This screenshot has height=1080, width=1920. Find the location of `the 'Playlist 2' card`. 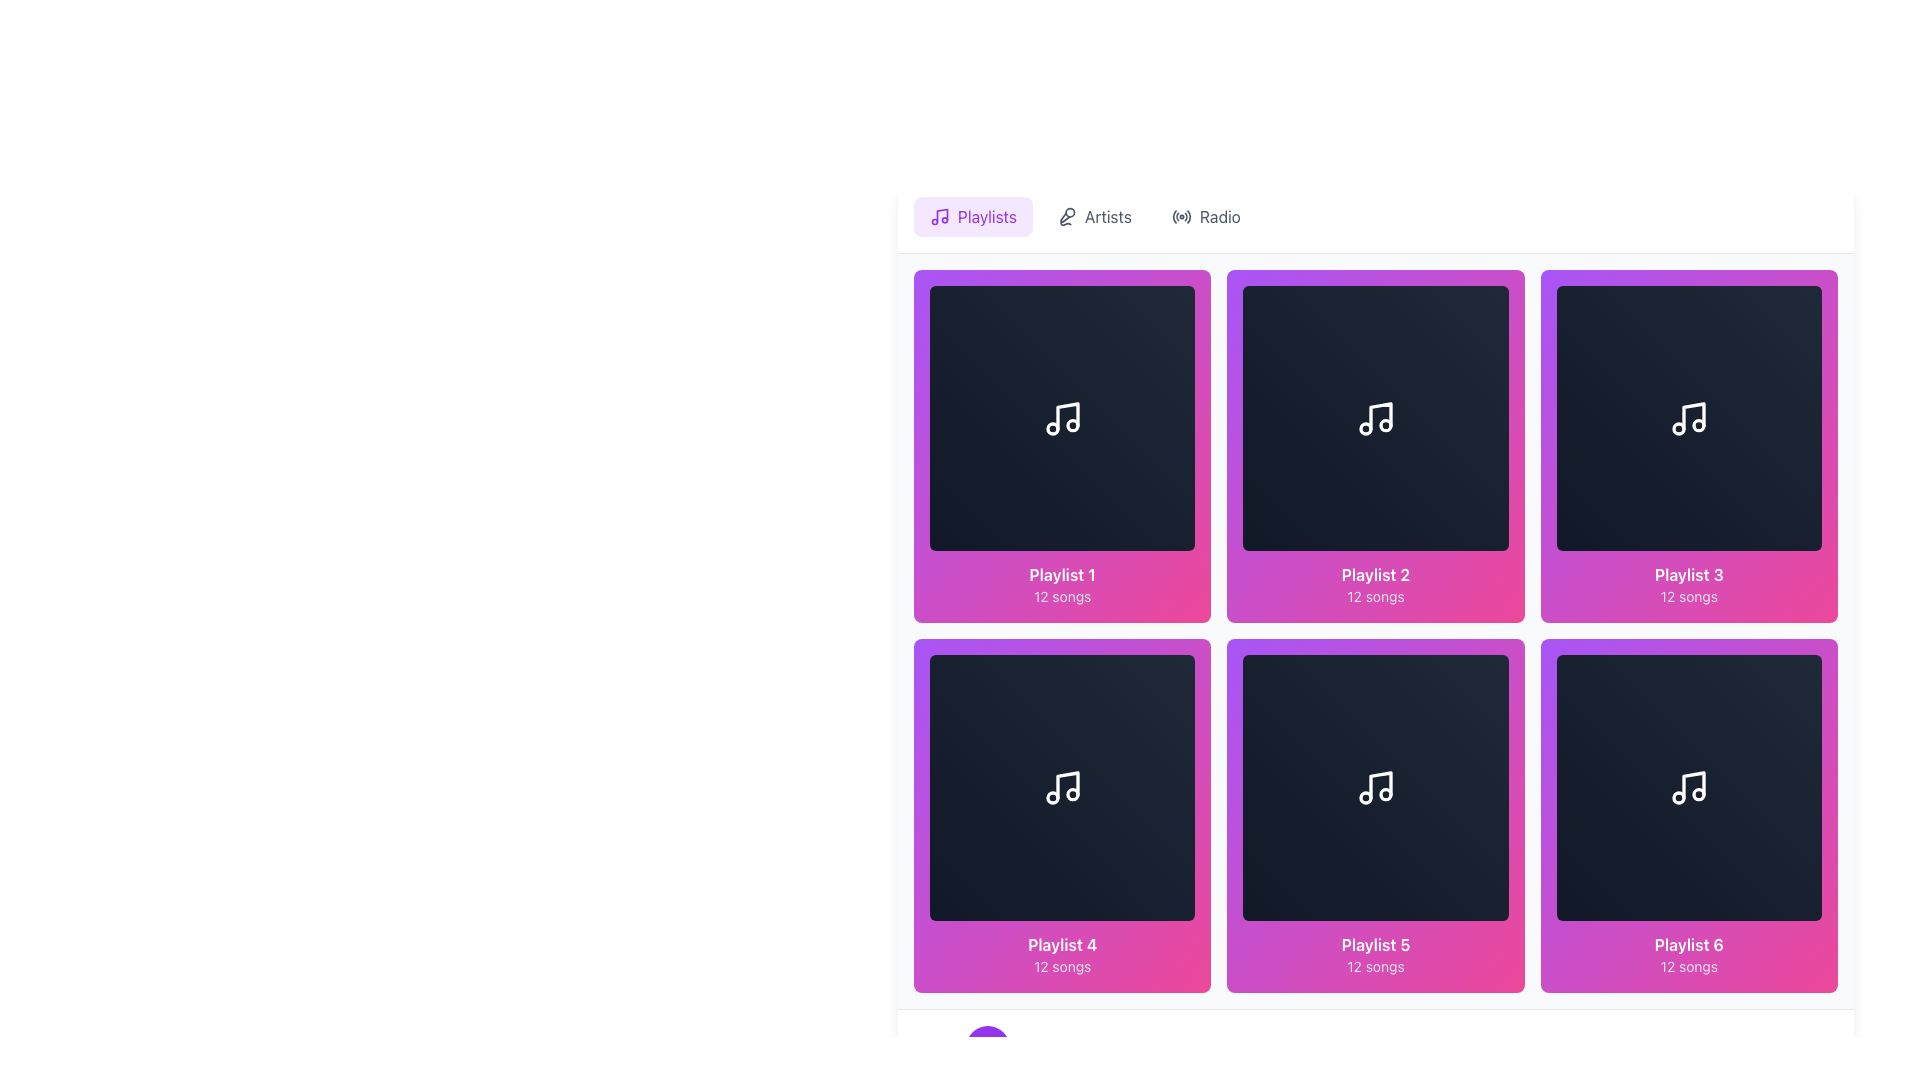

the 'Playlist 2' card is located at coordinates (1375, 445).